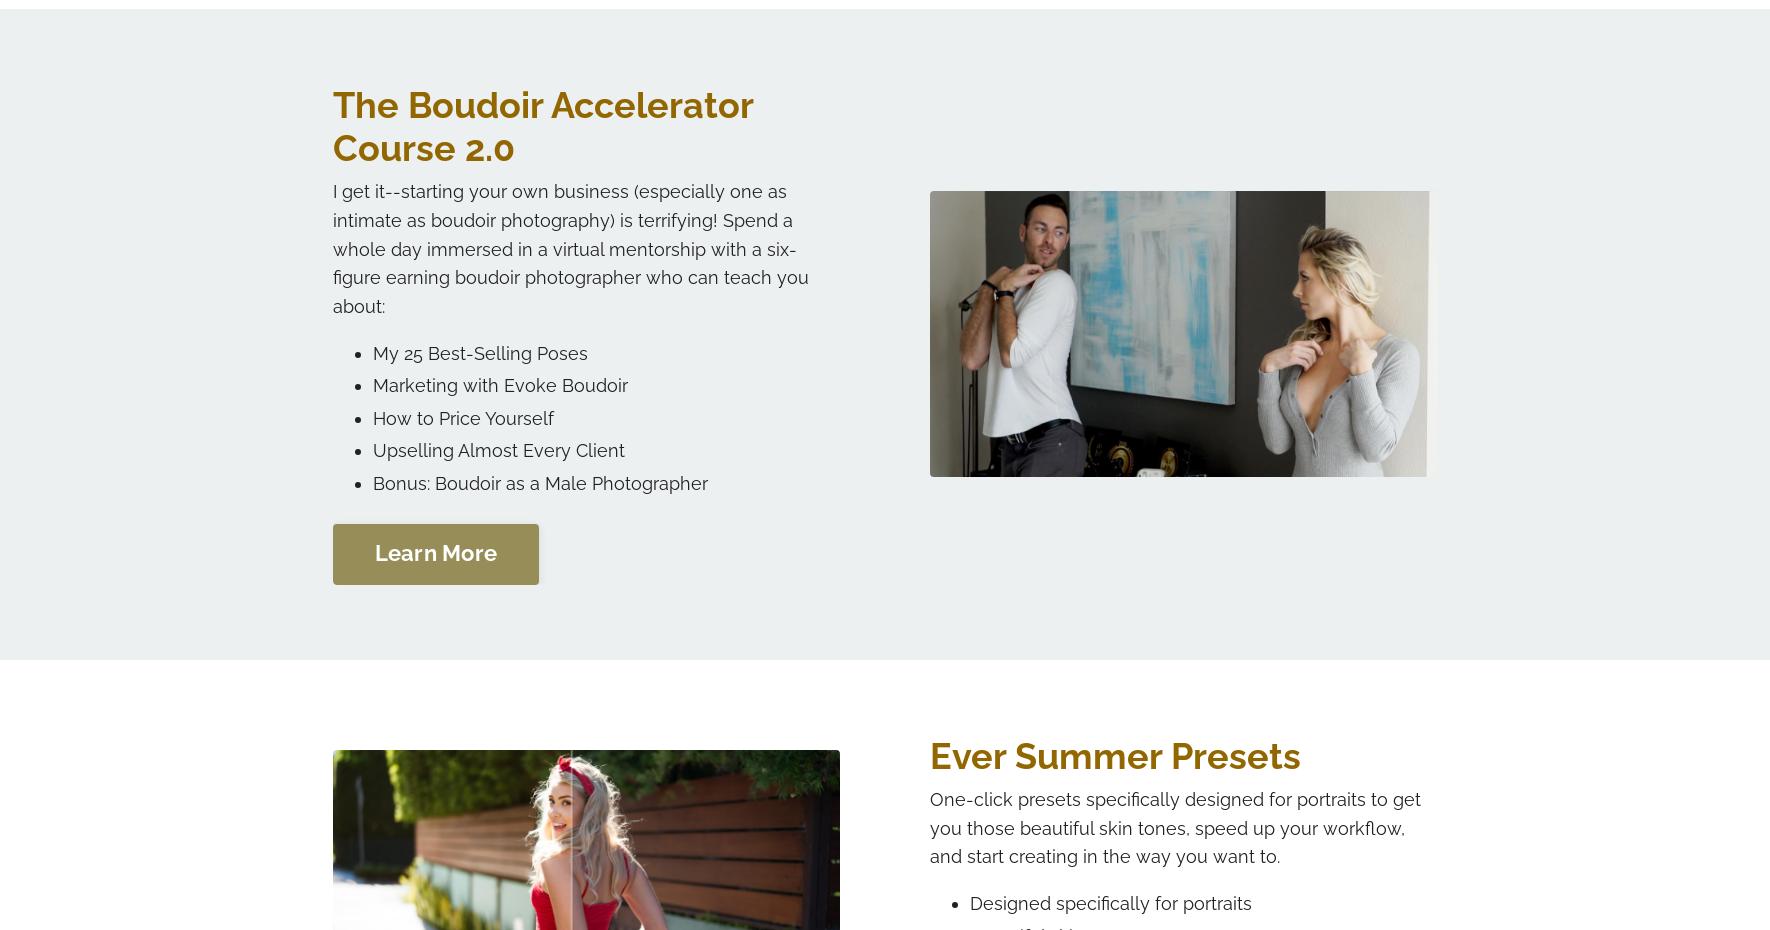 The height and width of the screenshot is (930, 1770). I want to click on 'The Boudoir Accelerator Course 2.0', so click(541, 125).